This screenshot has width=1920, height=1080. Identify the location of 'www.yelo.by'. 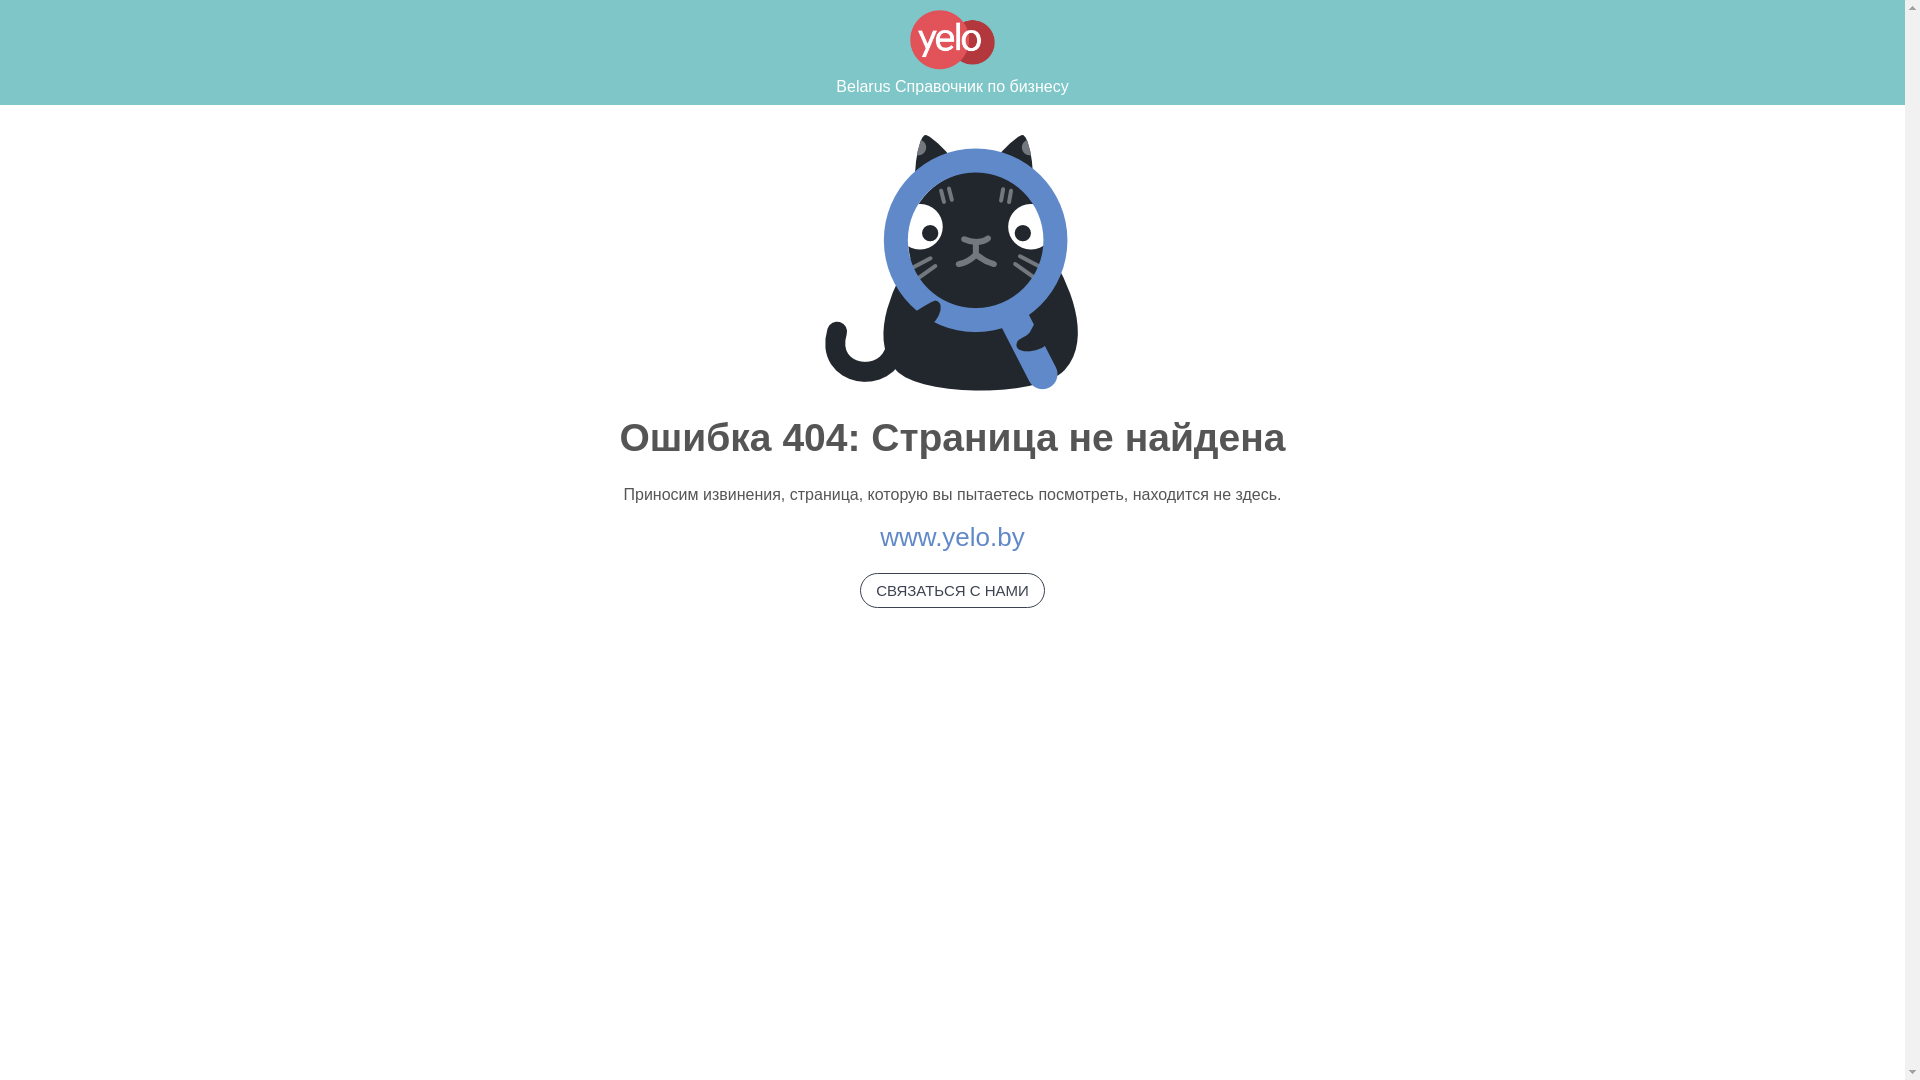
(951, 535).